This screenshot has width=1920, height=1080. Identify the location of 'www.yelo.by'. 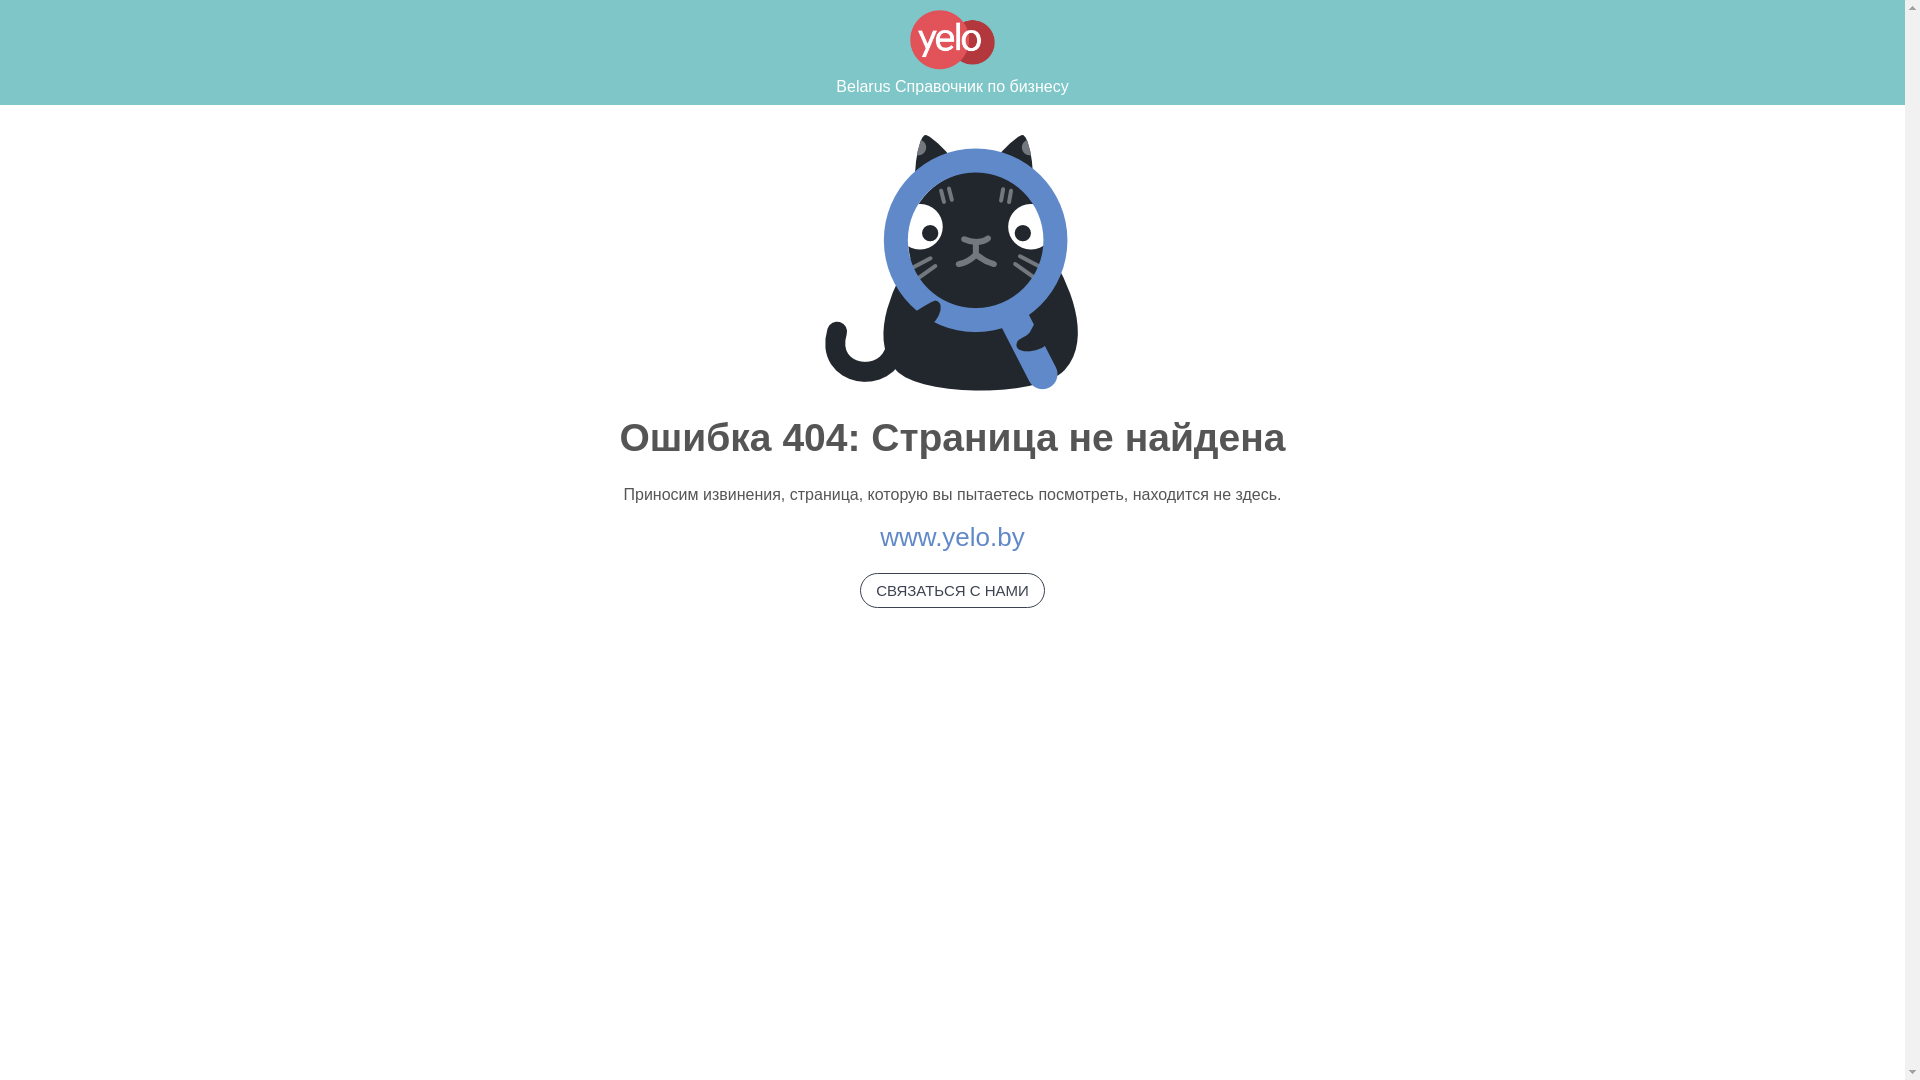
(951, 535).